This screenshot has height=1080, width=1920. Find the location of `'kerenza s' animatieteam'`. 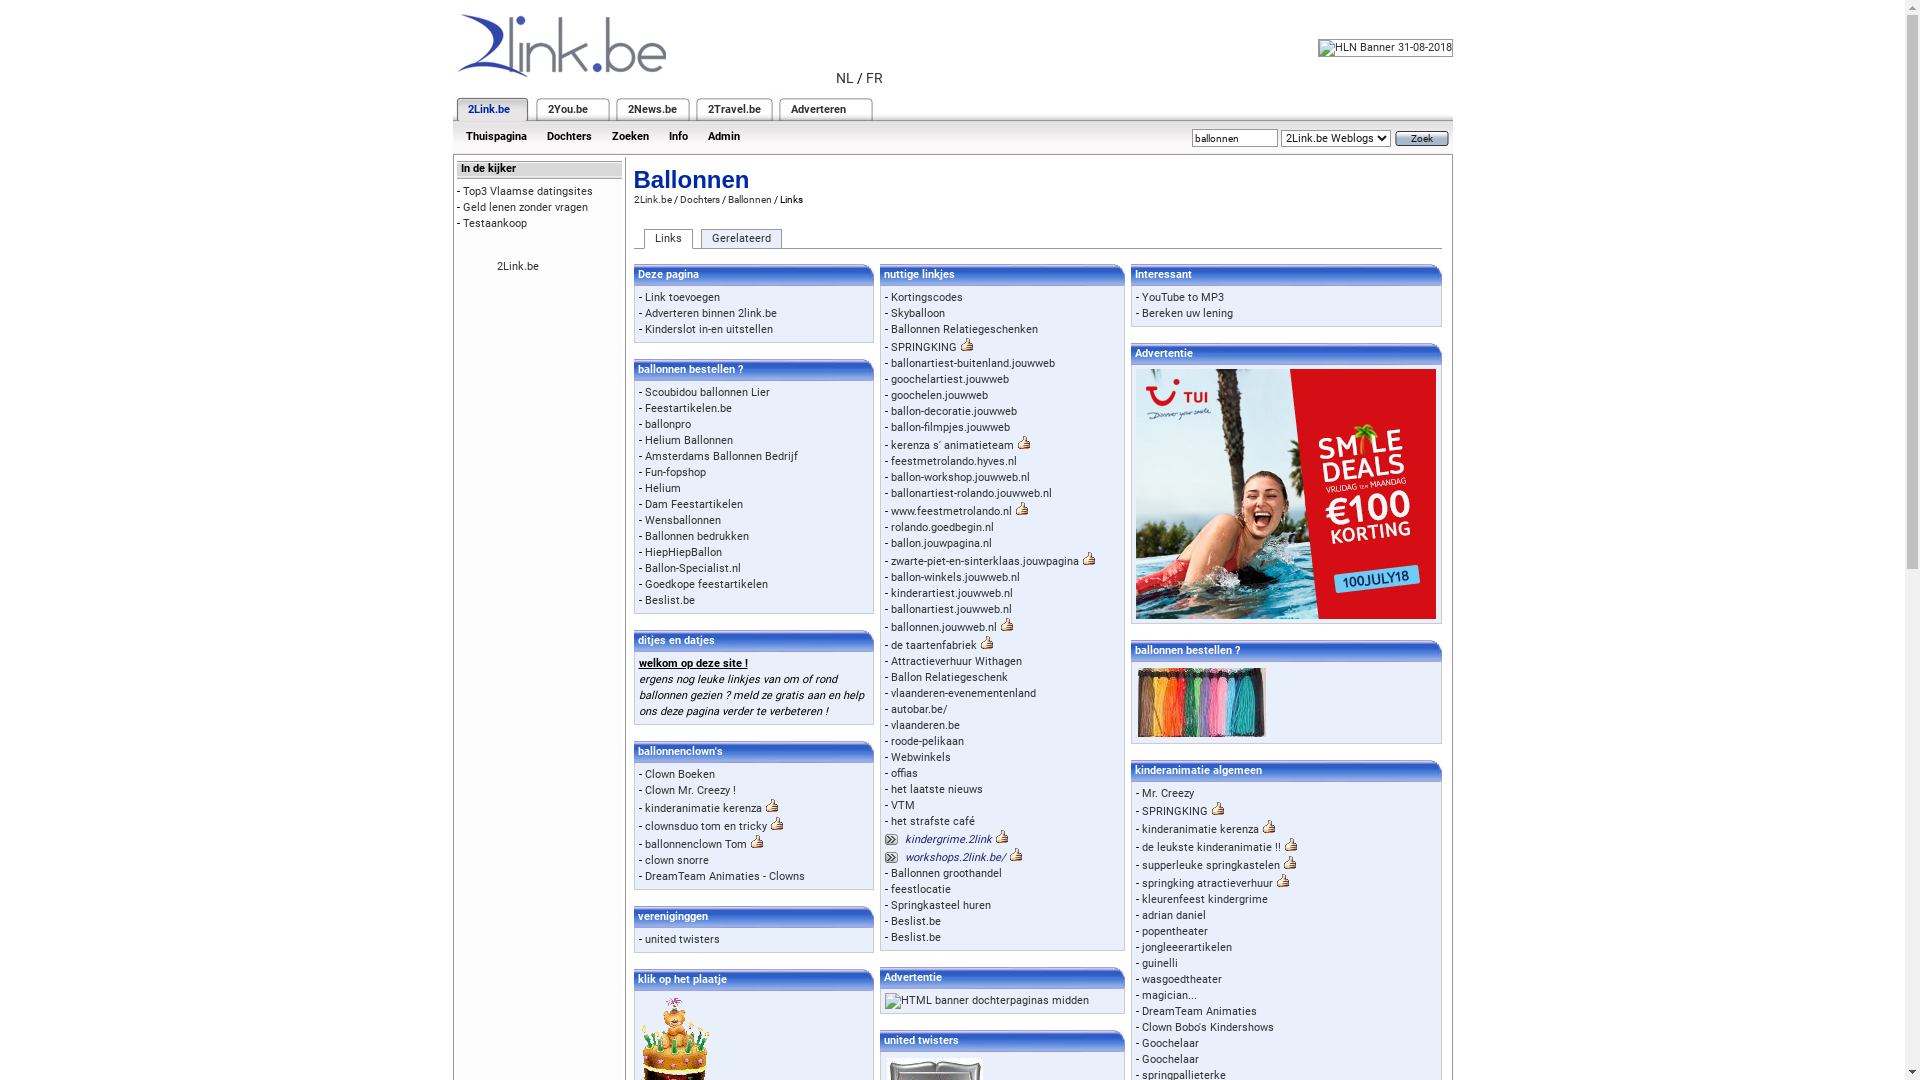

'kerenza s' animatieteam' is located at coordinates (890, 444).